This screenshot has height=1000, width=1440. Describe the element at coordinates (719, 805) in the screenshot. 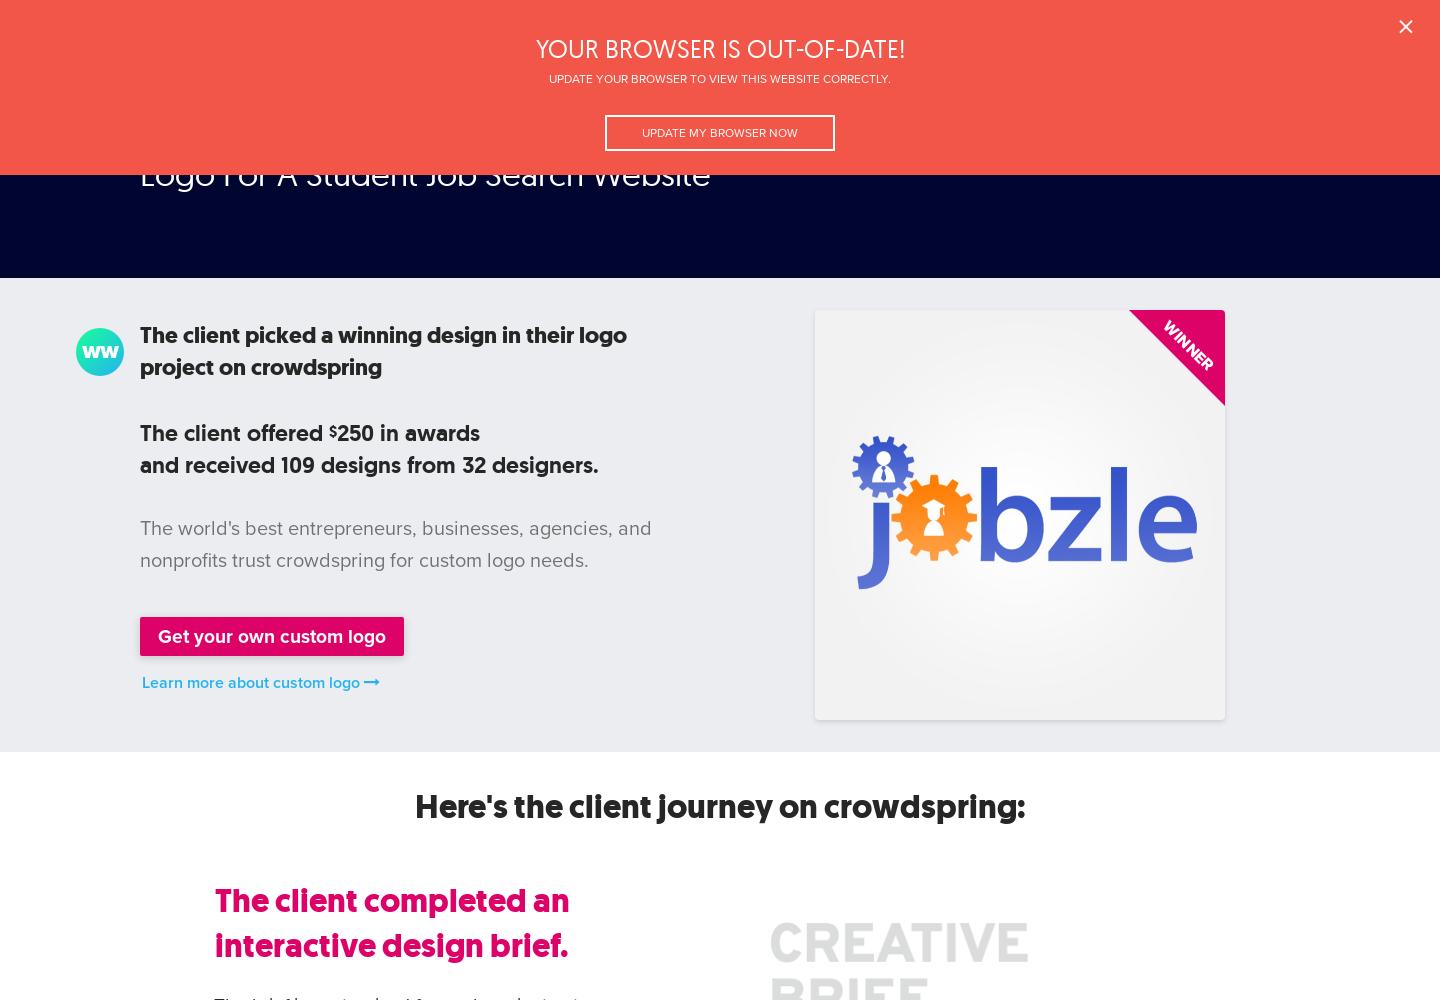

I see `'Here's the client journey on crowdspring:'` at that location.